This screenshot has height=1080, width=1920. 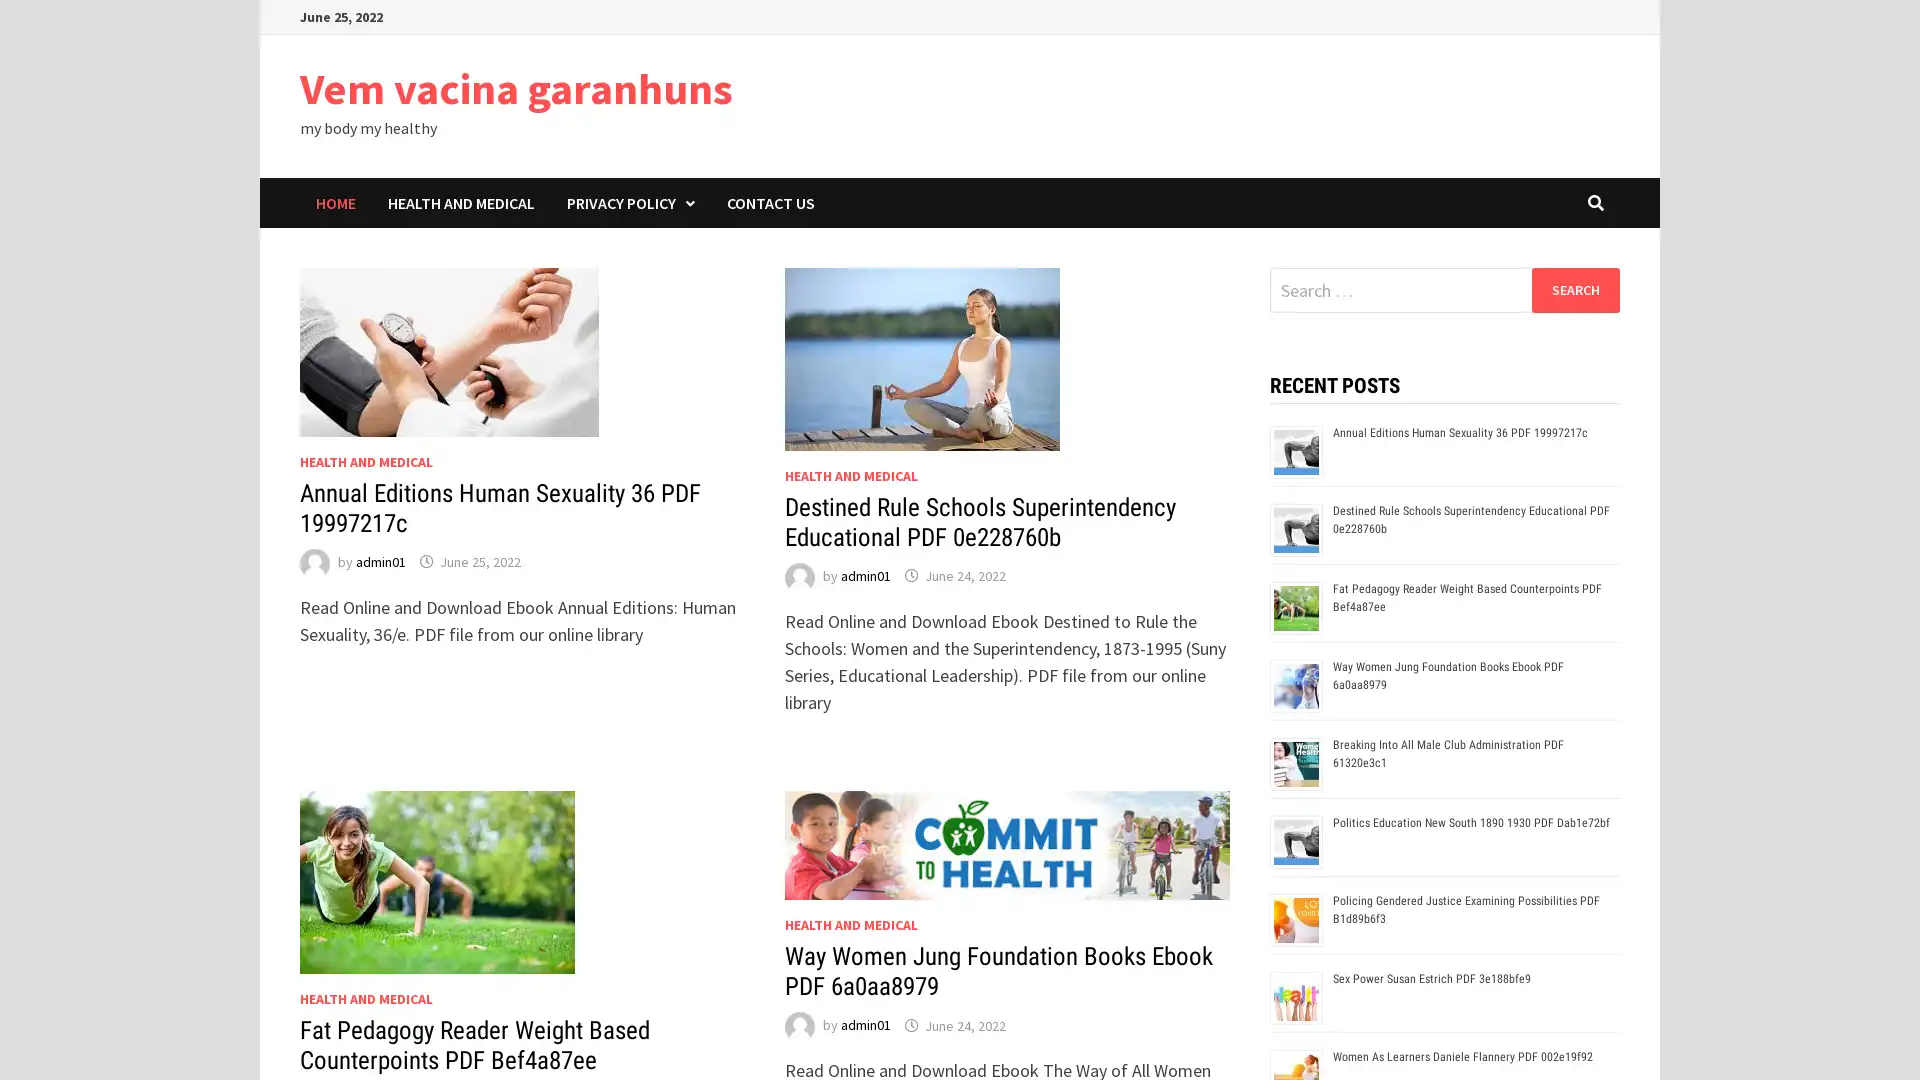 What do you see at coordinates (1574, 289) in the screenshot?
I see `Search` at bounding box center [1574, 289].